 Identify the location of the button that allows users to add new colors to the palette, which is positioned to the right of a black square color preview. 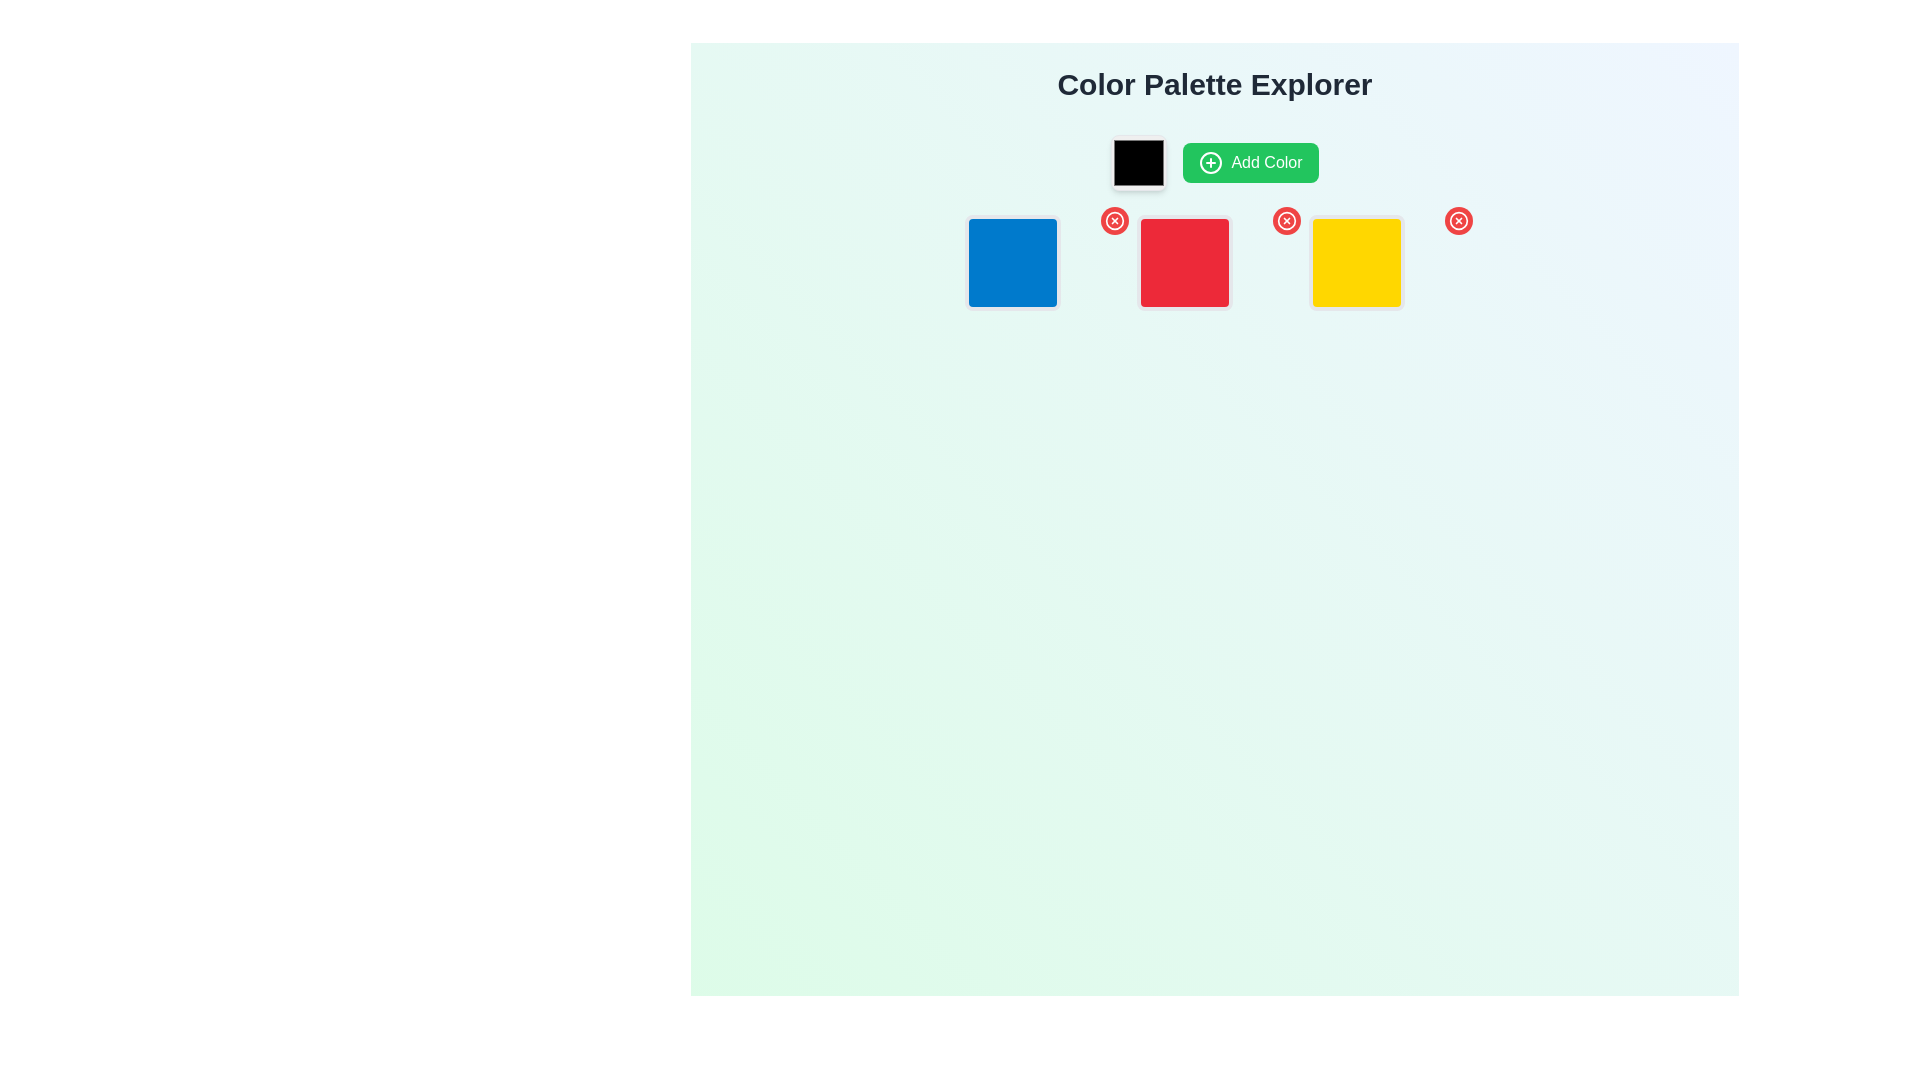
(1250, 161).